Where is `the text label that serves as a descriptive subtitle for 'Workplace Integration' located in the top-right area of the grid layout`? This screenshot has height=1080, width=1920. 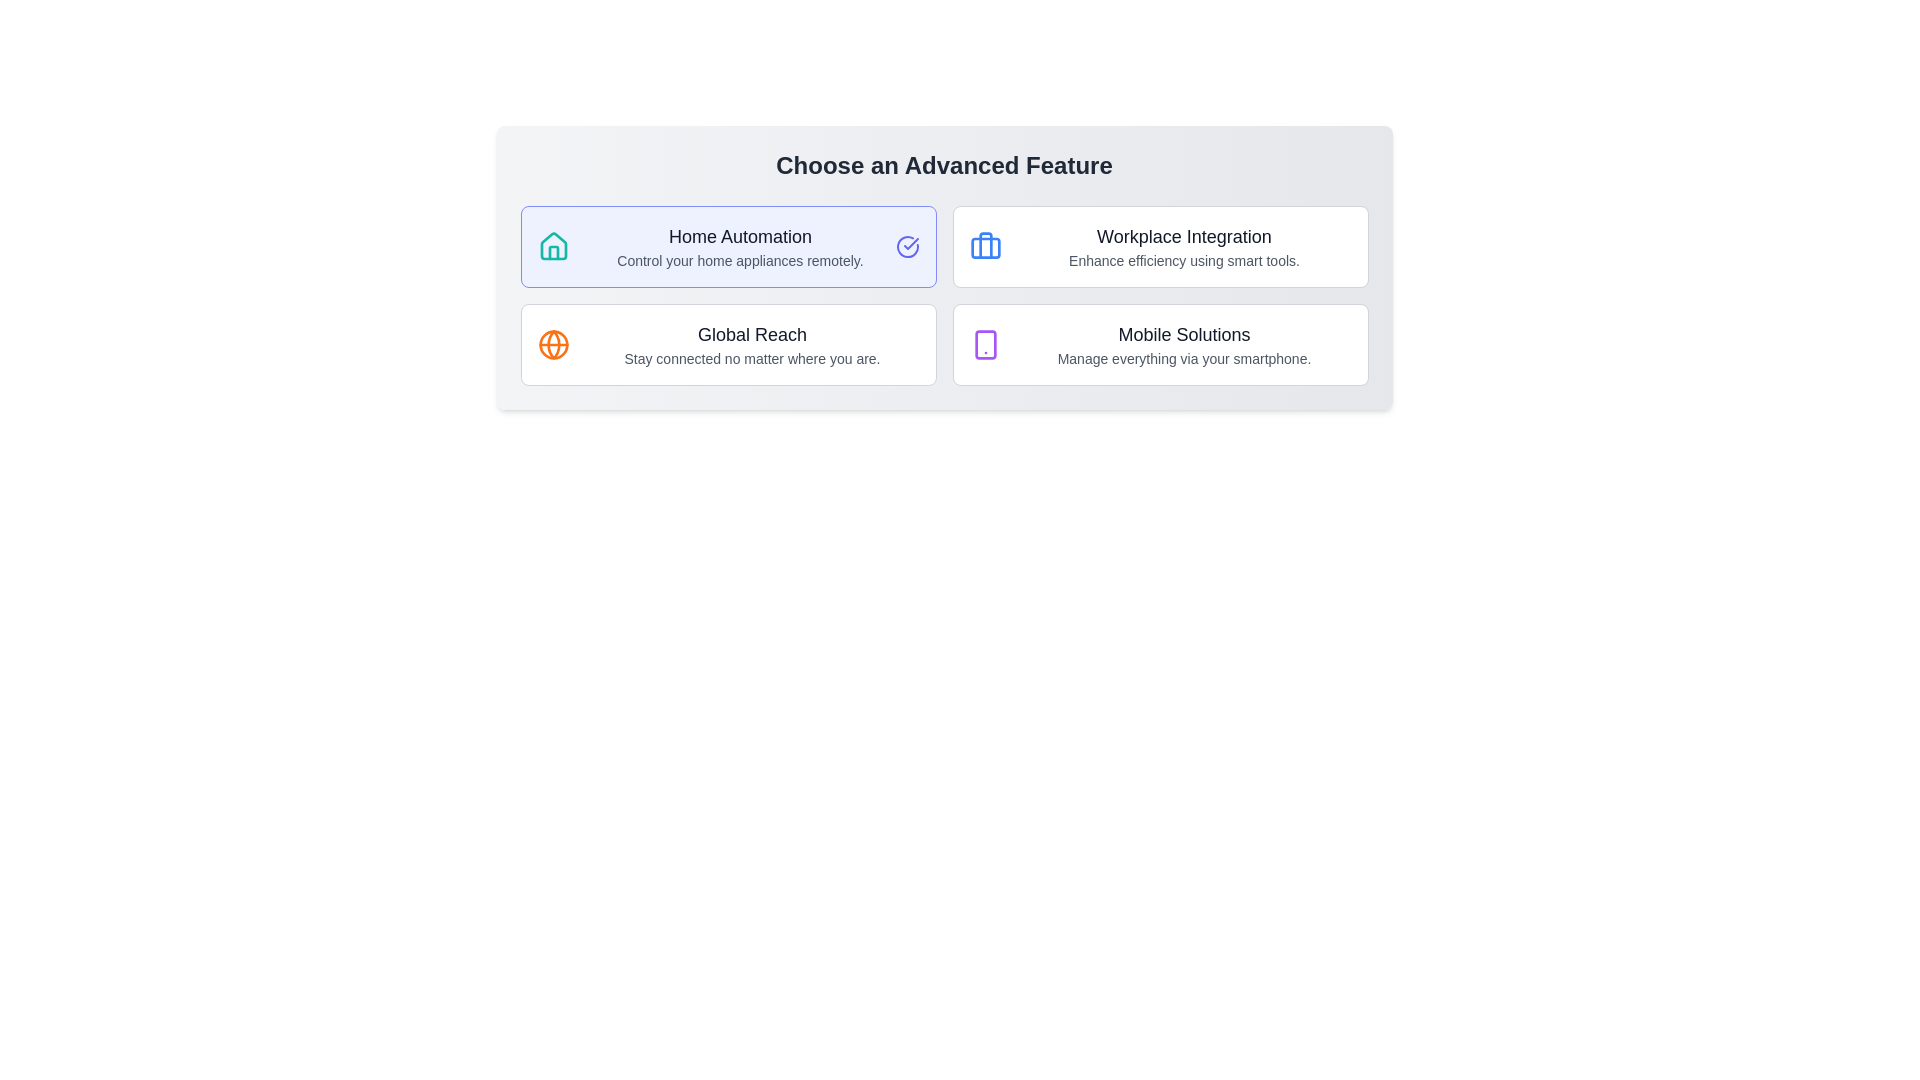
the text label that serves as a descriptive subtitle for 'Workplace Integration' located in the top-right area of the grid layout is located at coordinates (1184, 260).